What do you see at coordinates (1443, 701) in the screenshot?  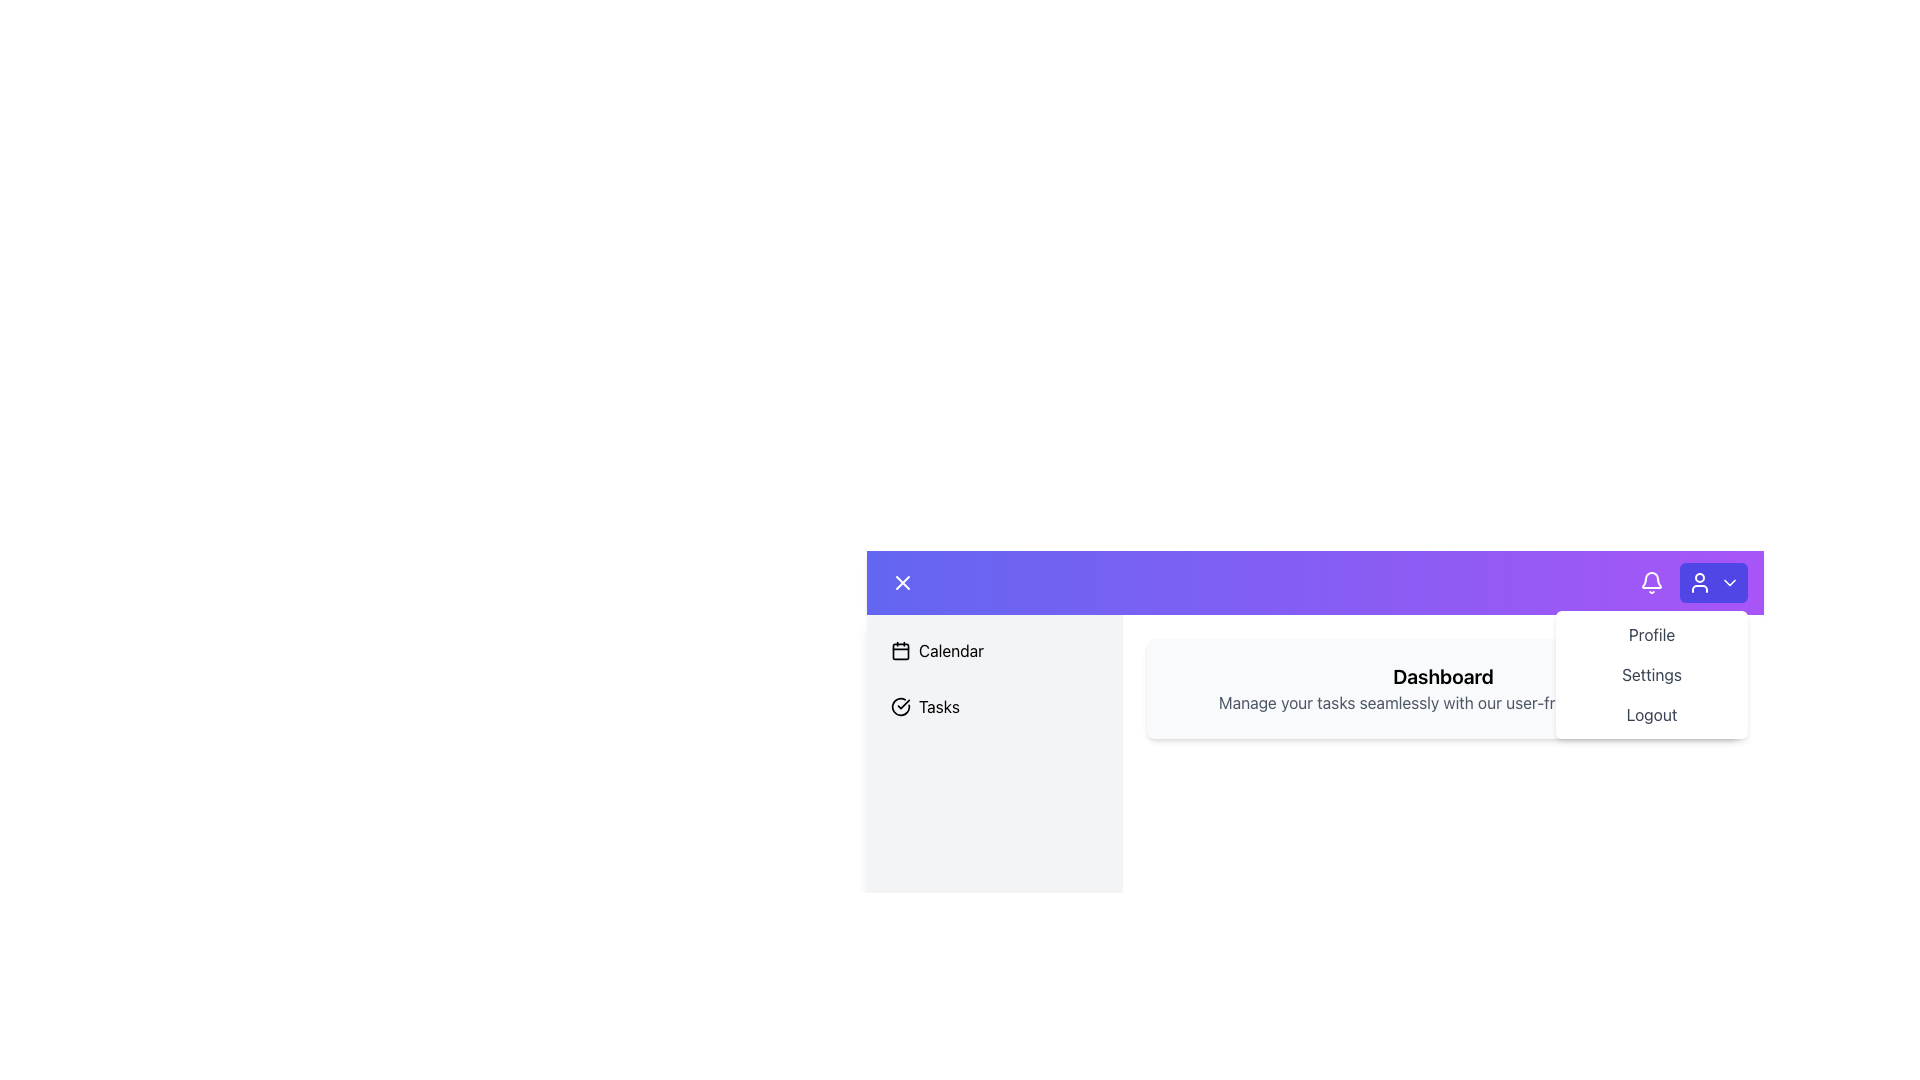 I see `the descriptive text display located directly below the 'Dashboard' header in the top-right section of the interface` at bounding box center [1443, 701].